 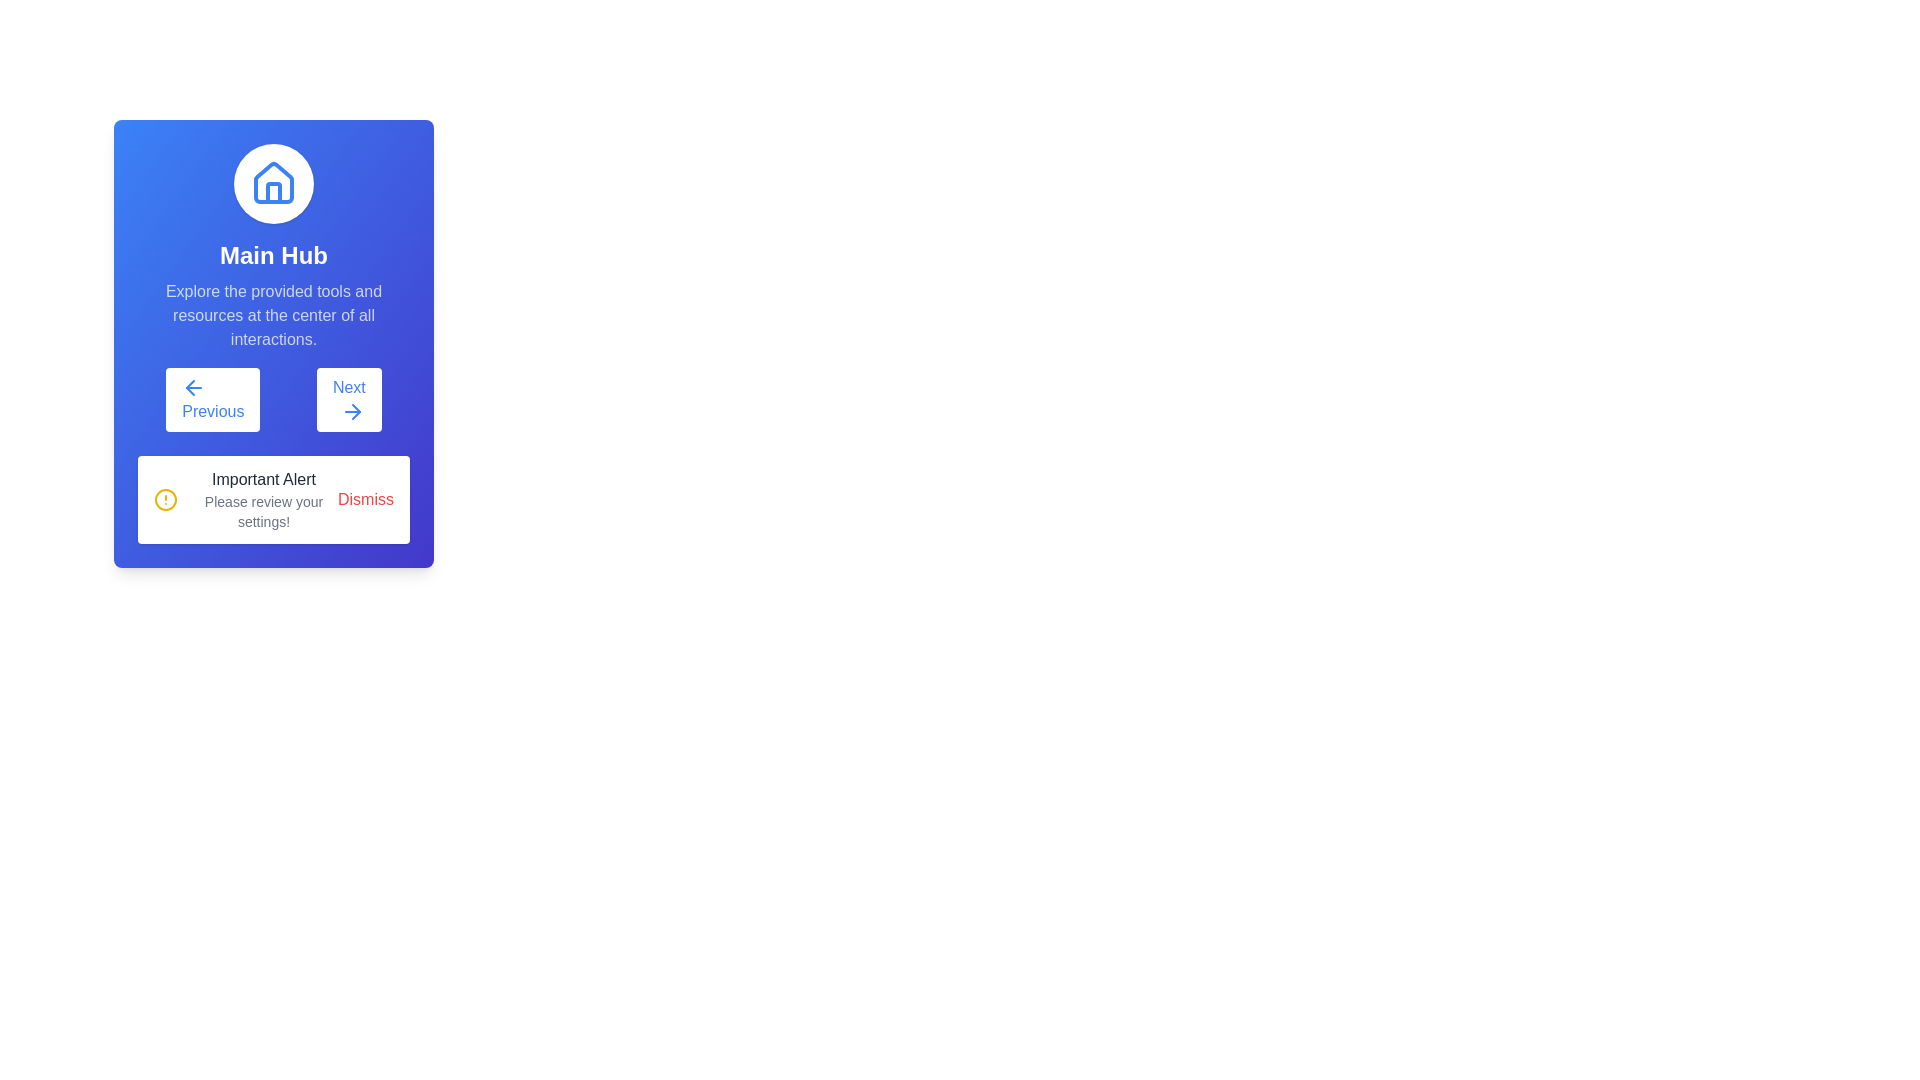 I want to click on the dismiss text link located in the bottom right corner of the notification box containing a yellow alert icon and the messages 'Important Alert' and 'Please review your settings!', so click(x=365, y=499).